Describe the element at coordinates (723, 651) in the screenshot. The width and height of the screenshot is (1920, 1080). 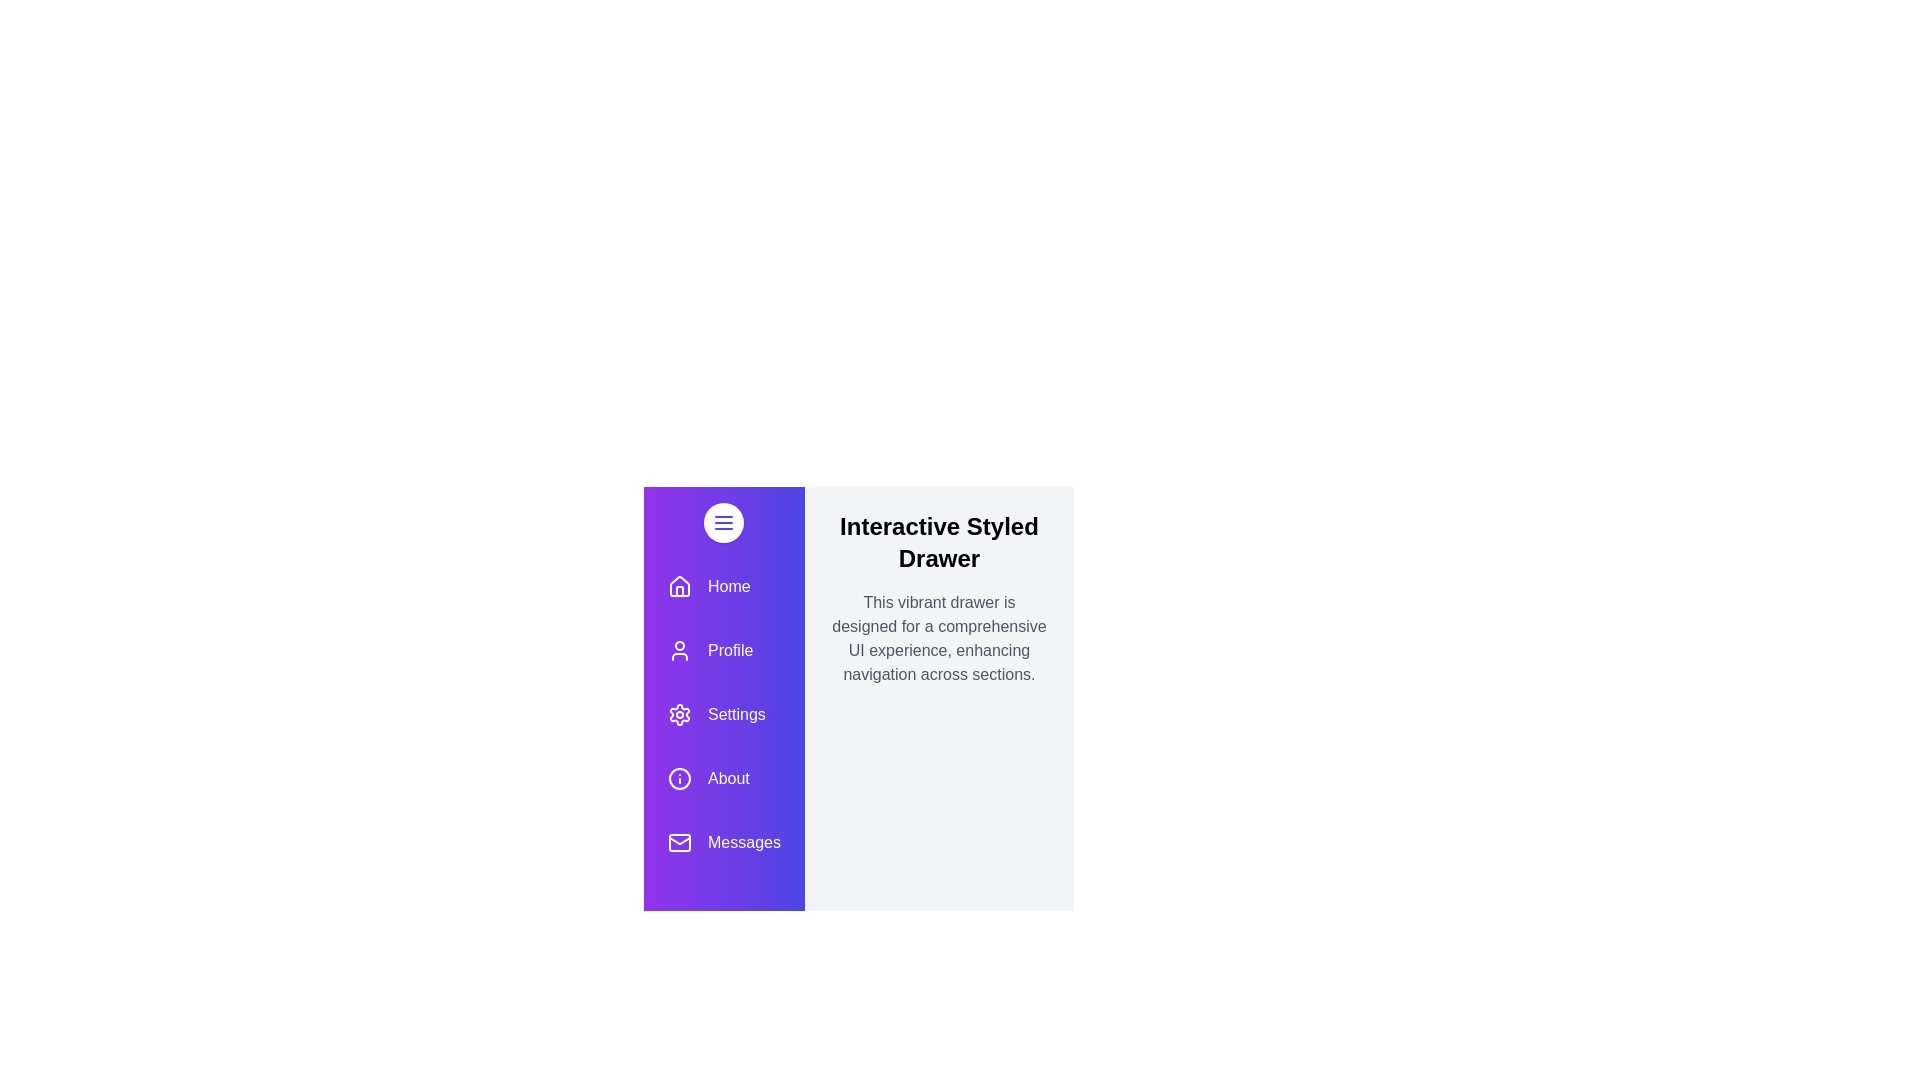
I see `the menu item labeled Profile` at that location.